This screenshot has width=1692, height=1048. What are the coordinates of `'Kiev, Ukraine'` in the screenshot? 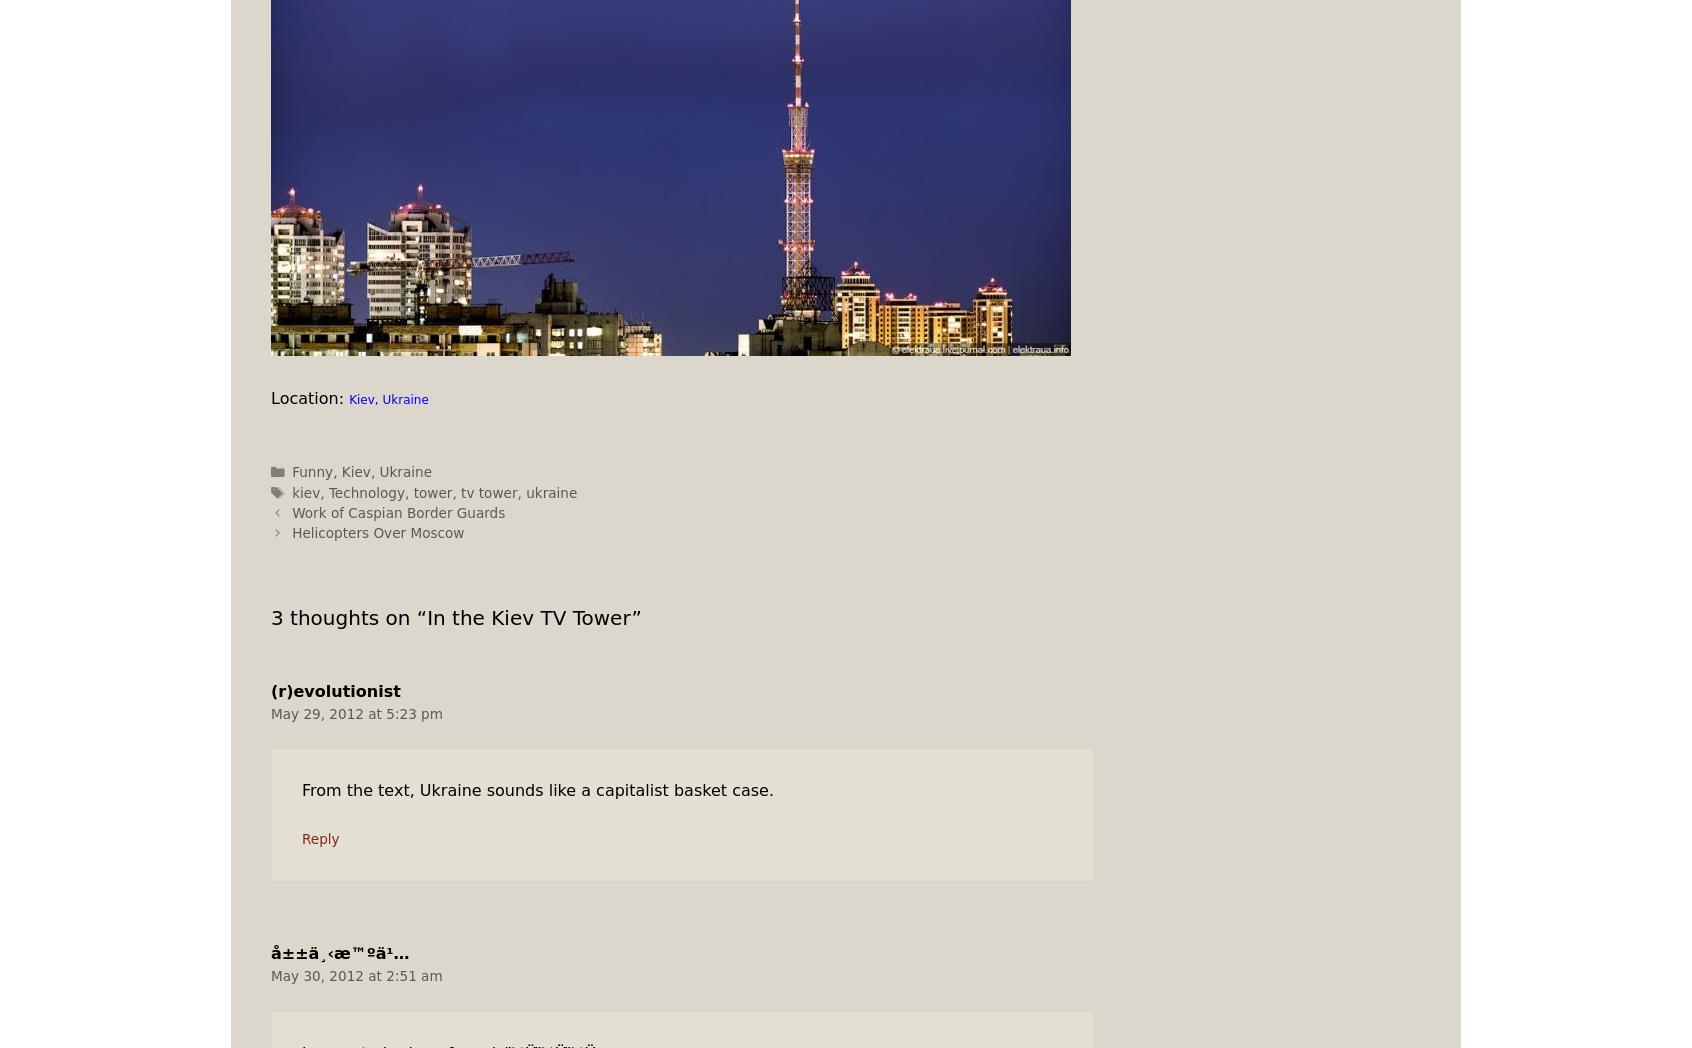 It's located at (348, 400).